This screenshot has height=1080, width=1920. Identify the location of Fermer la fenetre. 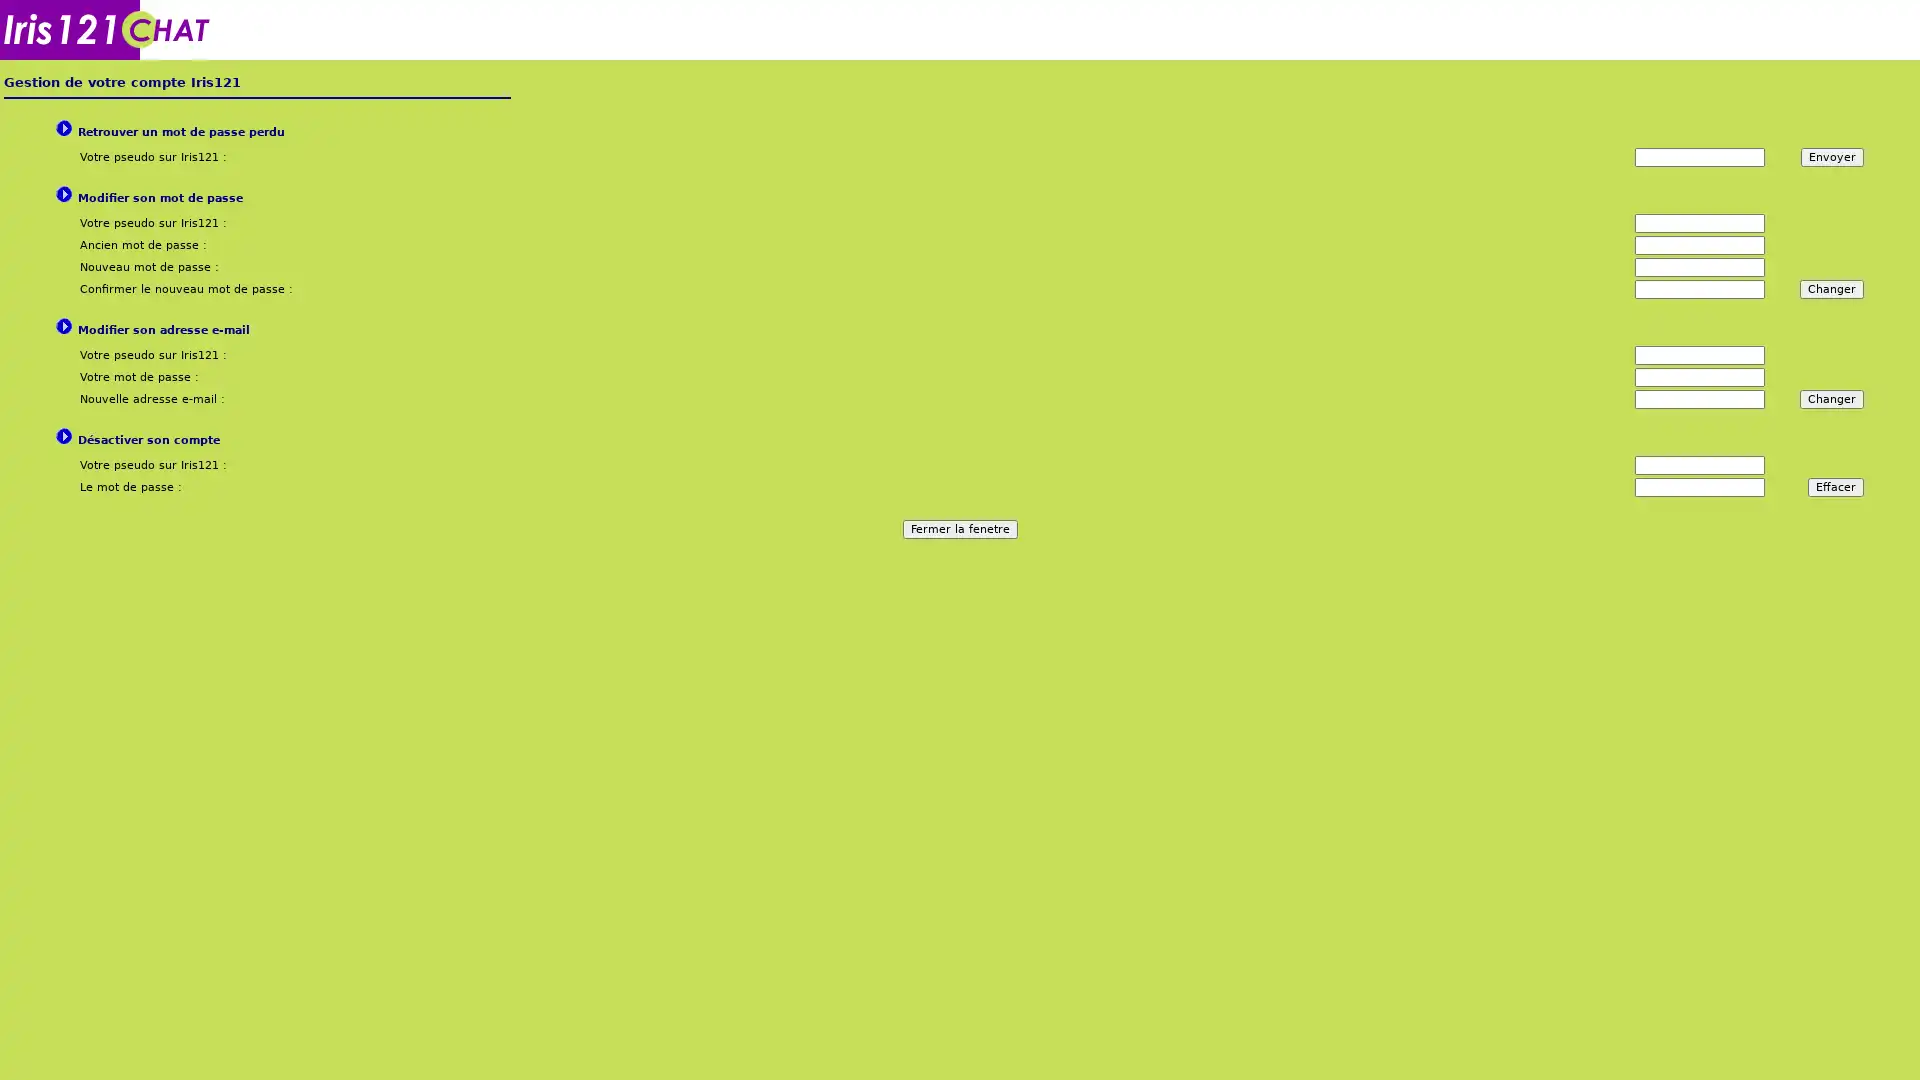
(958, 528).